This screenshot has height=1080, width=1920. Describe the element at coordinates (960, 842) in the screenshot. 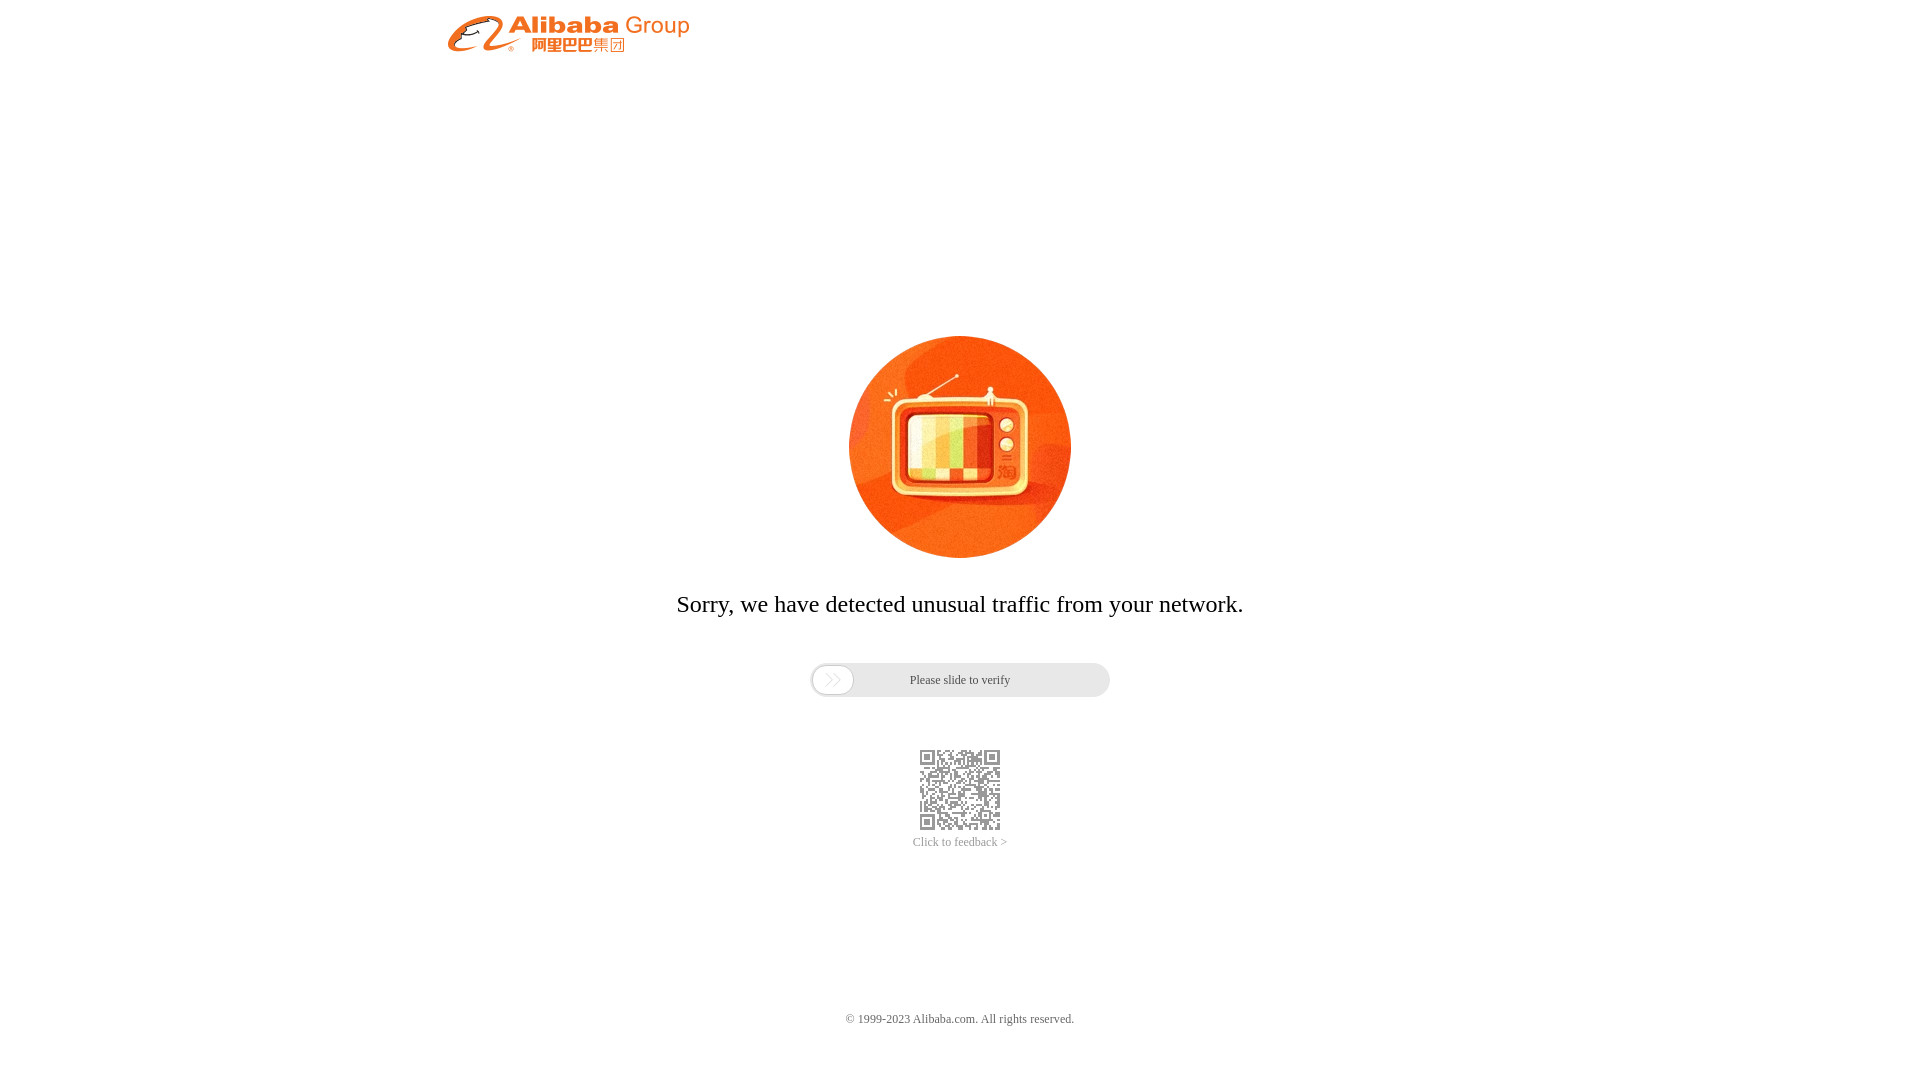

I see `'Click to feedback >'` at that location.